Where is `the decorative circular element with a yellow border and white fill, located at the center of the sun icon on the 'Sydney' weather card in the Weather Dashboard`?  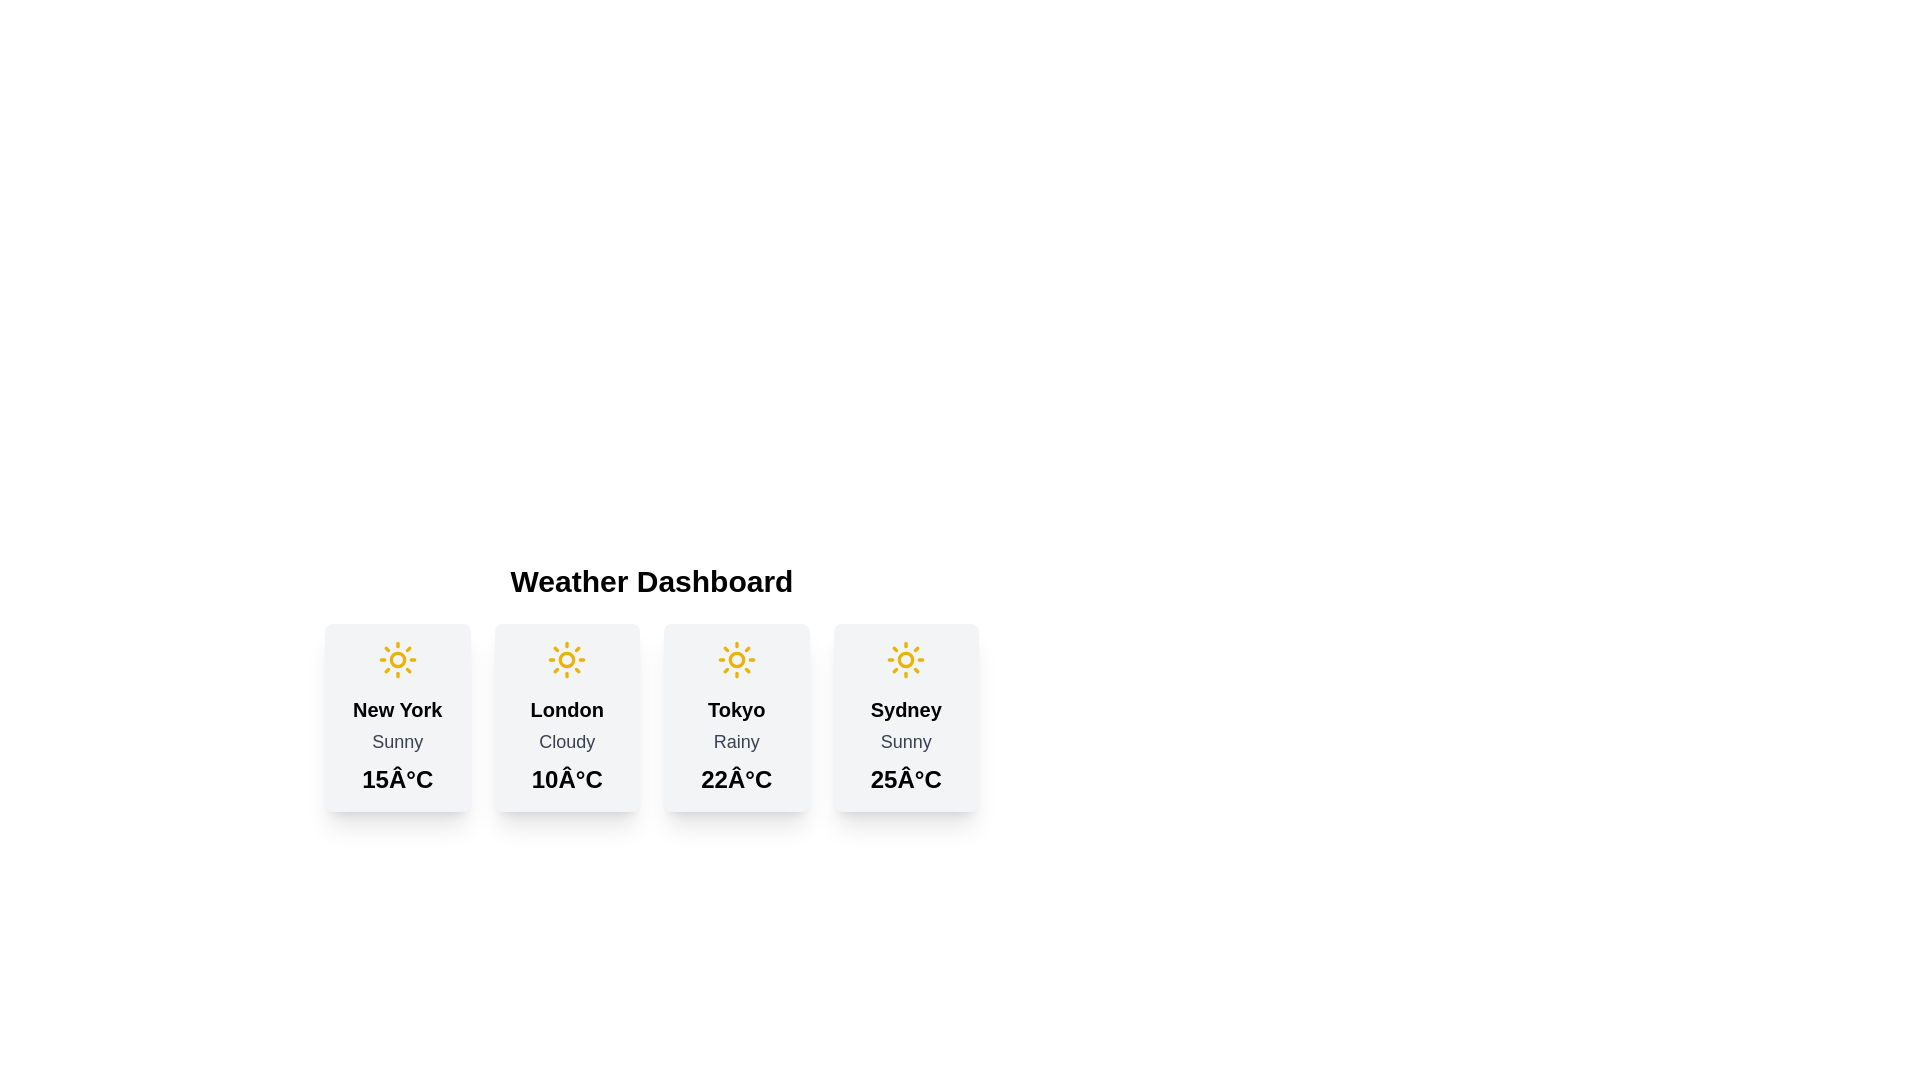 the decorative circular element with a yellow border and white fill, located at the center of the sun icon on the 'Sydney' weather card in the Weather Dashboard is located at coordinates (905, 659).